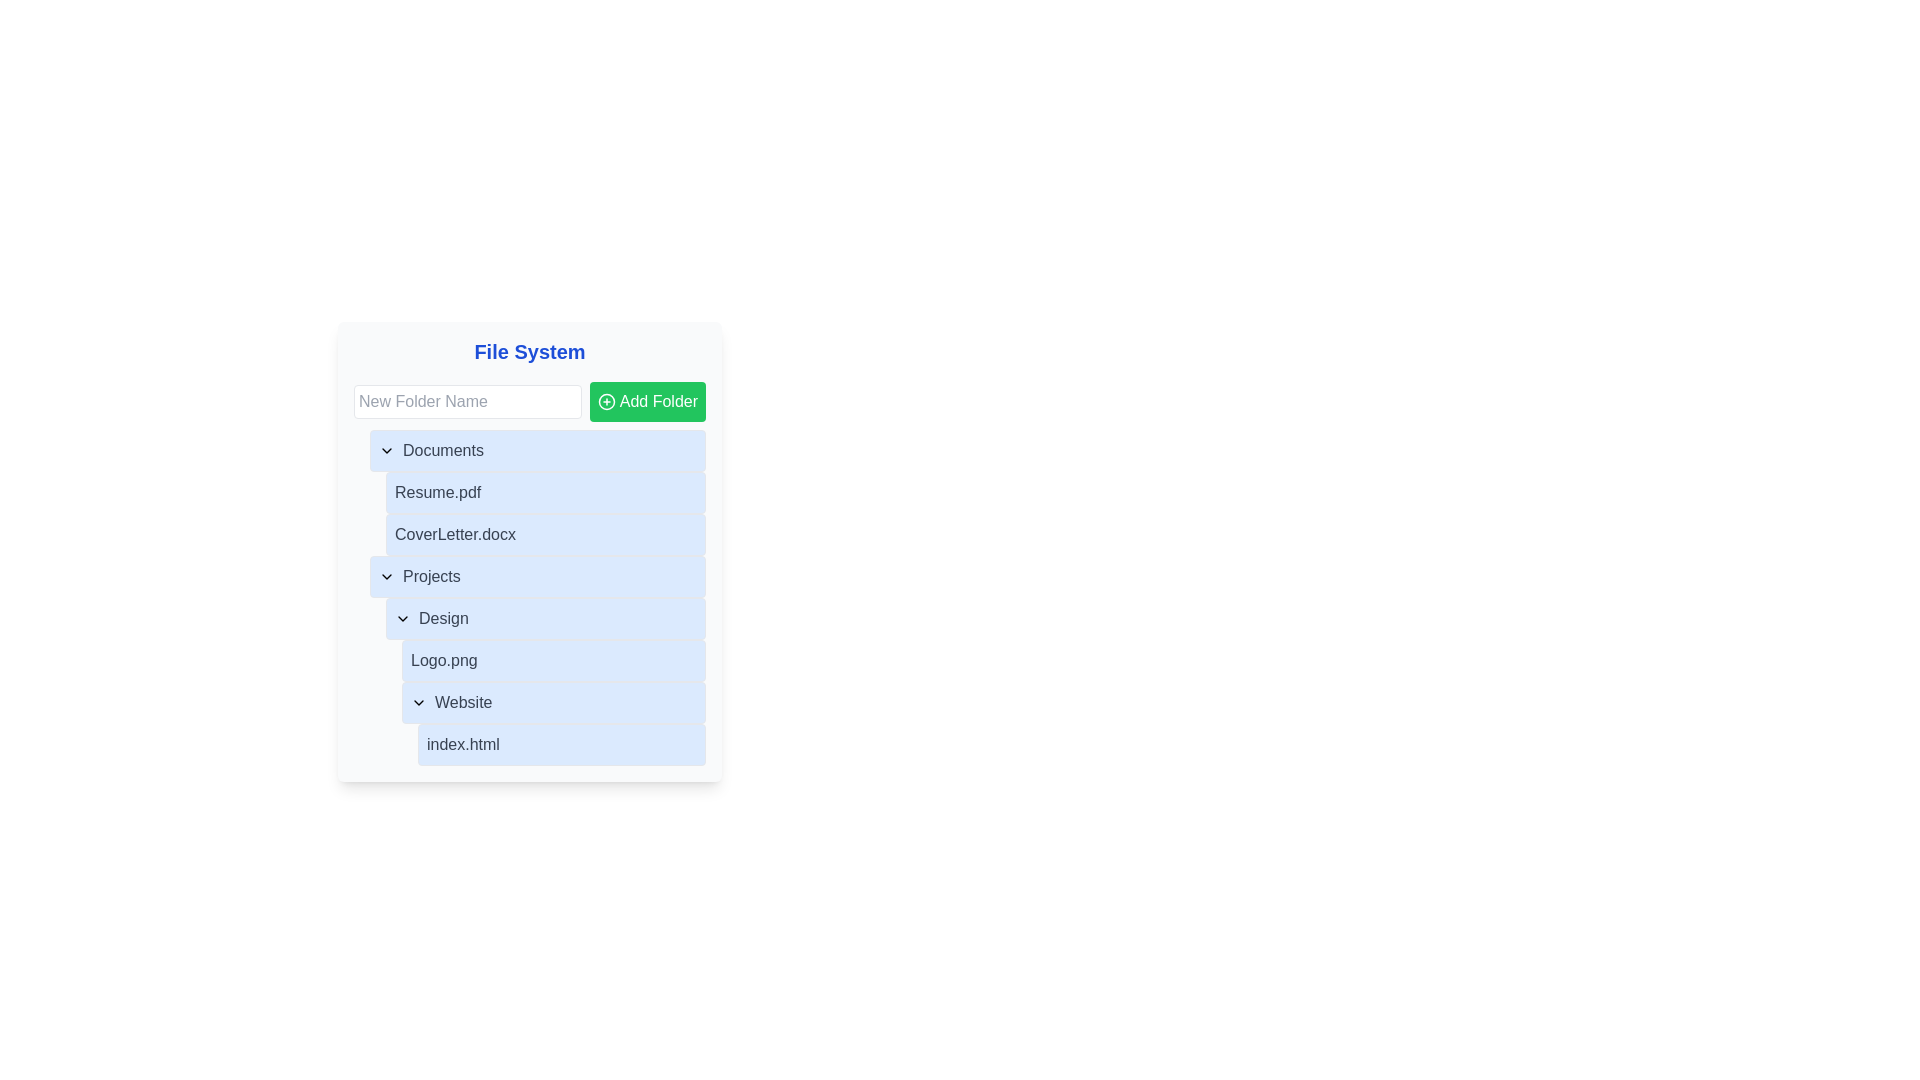 Image resolution: width=1920 pixels, height=1080 pixels. Describe the element at coordinates (605, 401) in the screenshot. I see `the circular shape within the 'Add Folder' button of the 'File System' module, which is part of the SVG icon` at that location.